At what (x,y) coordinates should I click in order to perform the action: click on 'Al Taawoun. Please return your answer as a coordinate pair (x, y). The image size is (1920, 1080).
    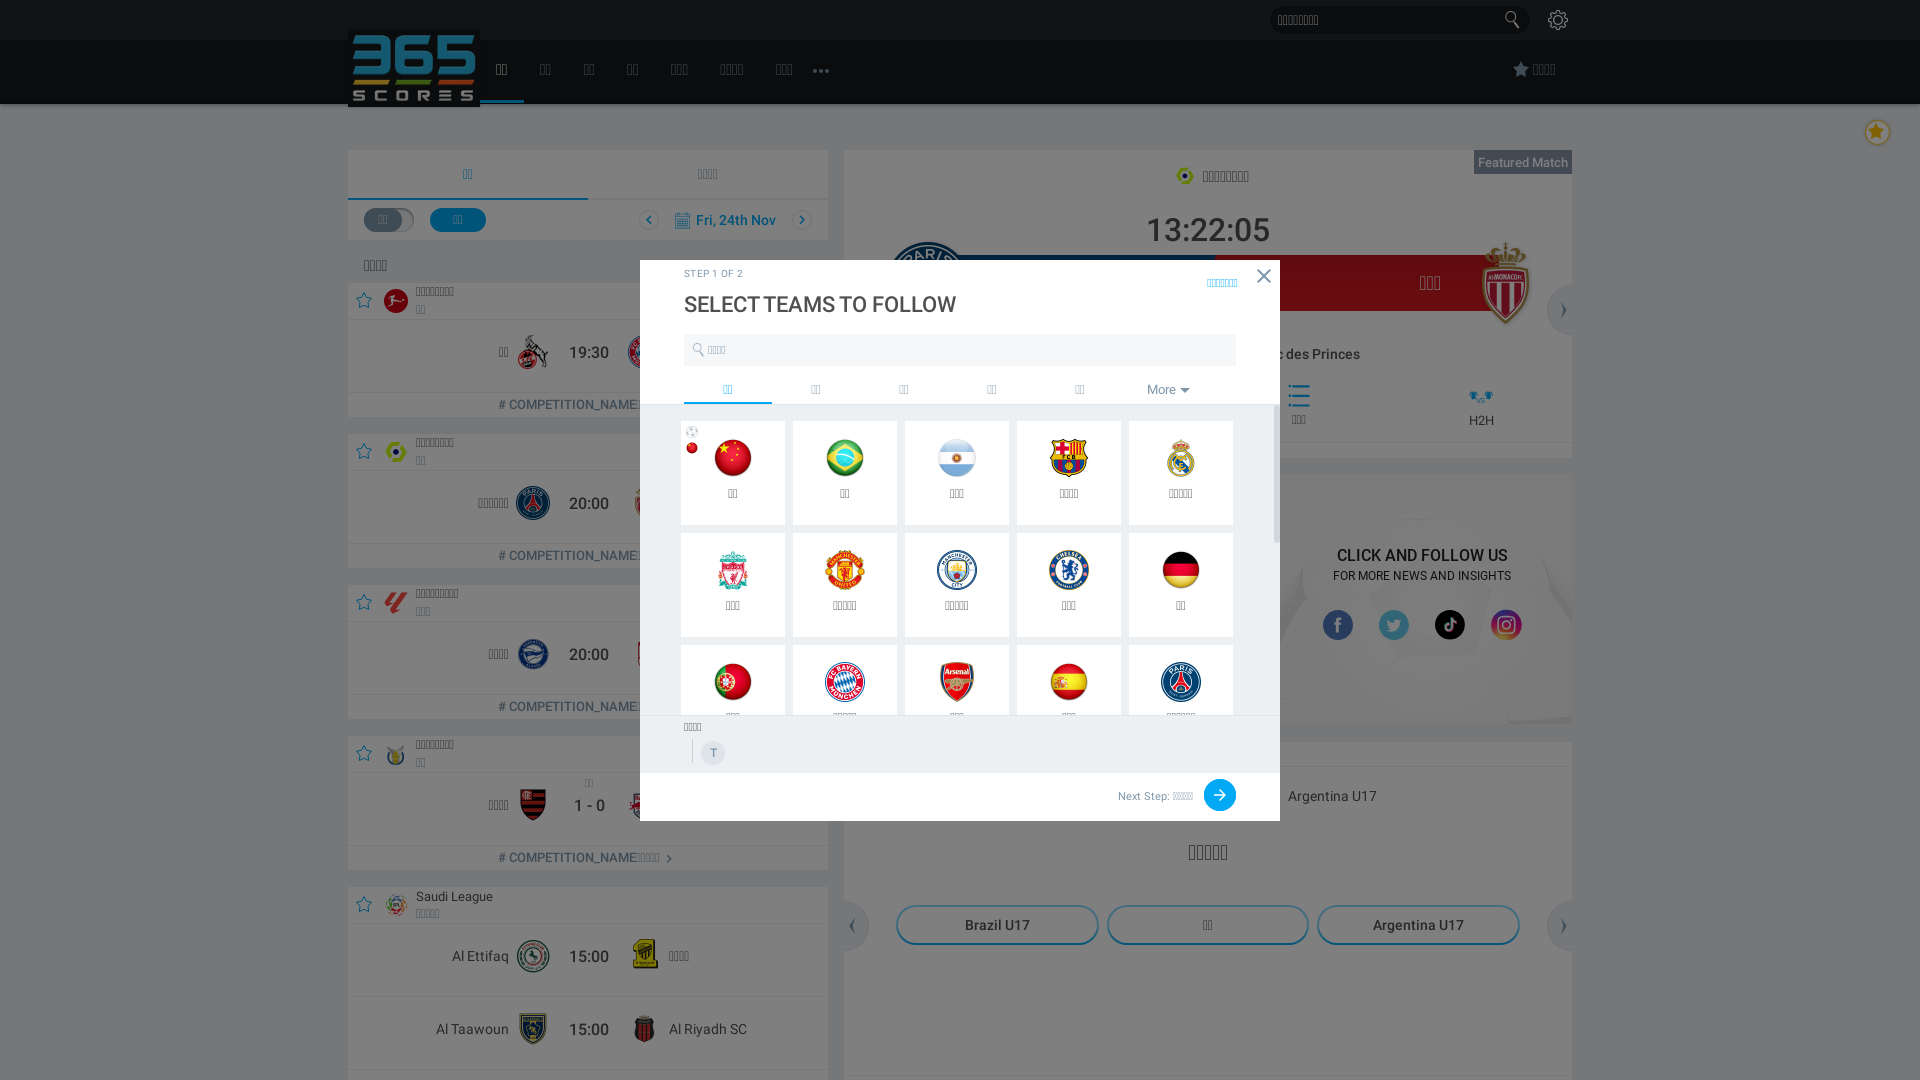
    Looking at the image, I should click on (584, 1033).